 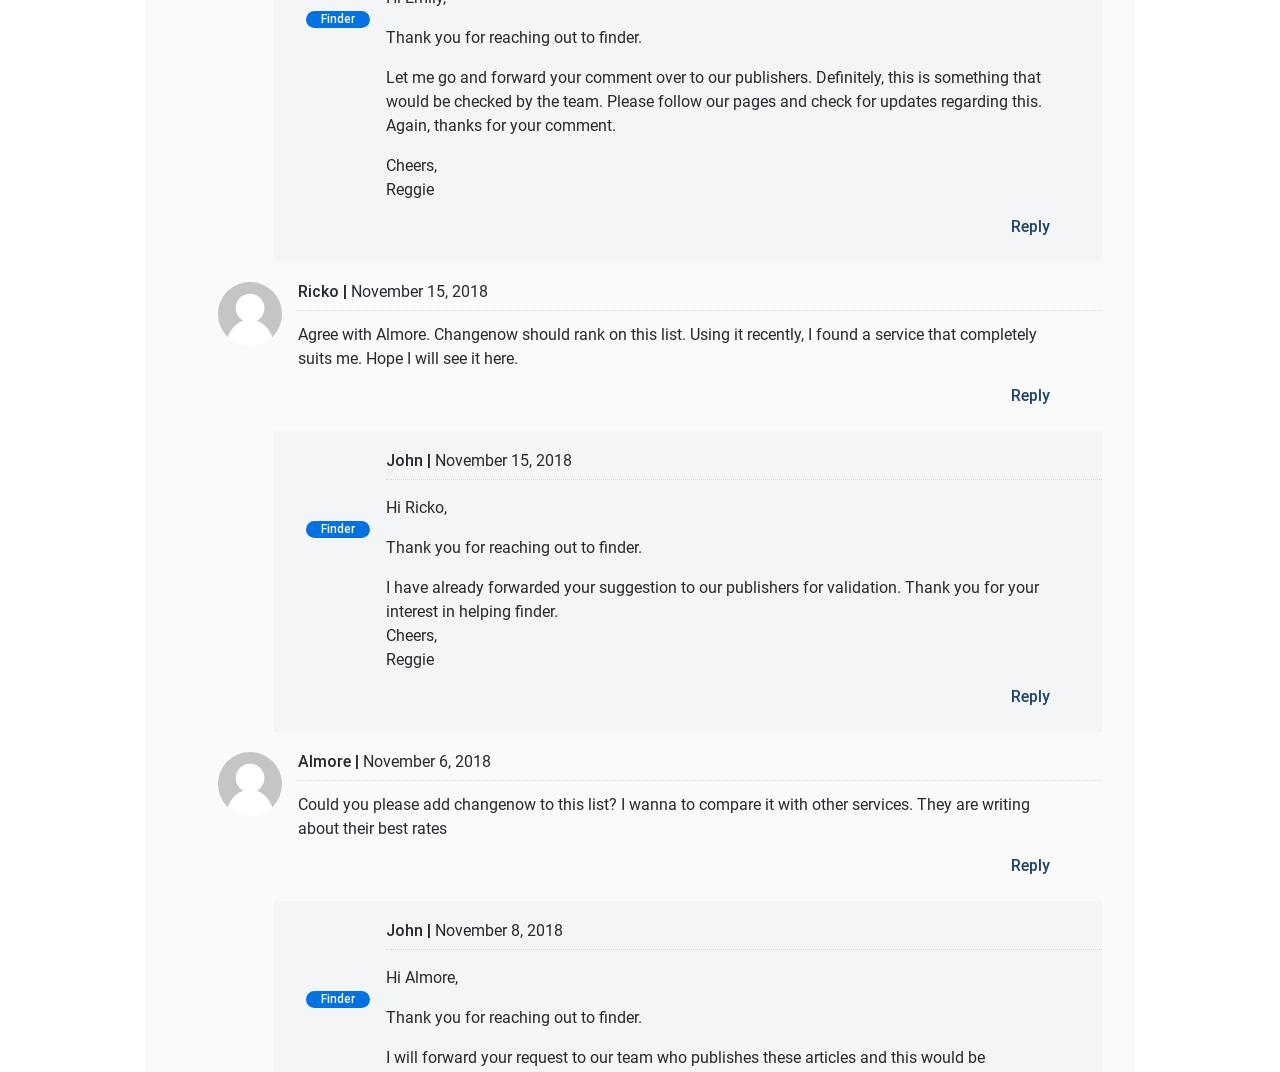 What do you see at coordinates (667, 345) in the screenshot?
I see `'Agree with Almore. Changenow should rank on this list. Using it recently, I found a service that completely suits me. Hope I will see it here.'` at bounding box center [667, 345].